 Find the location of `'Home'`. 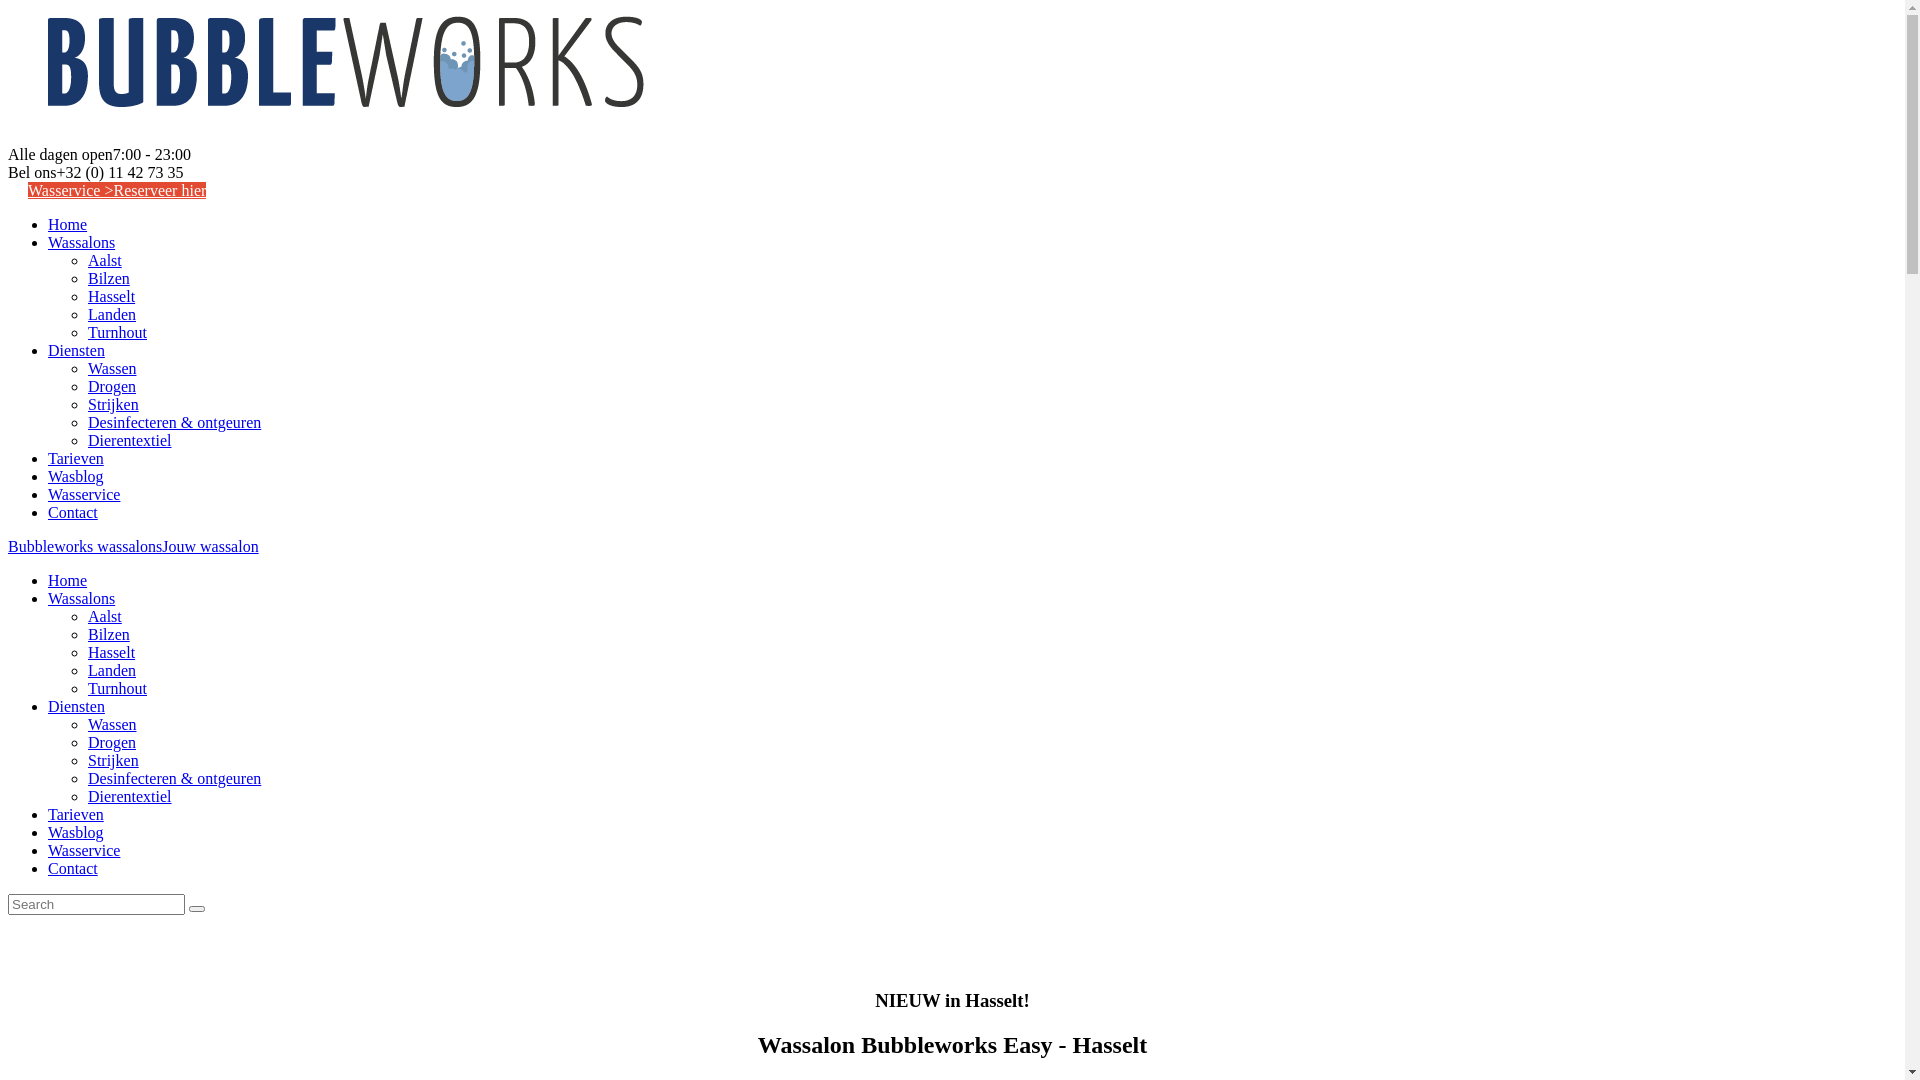

'Home' is located at coordinates (67, 580).